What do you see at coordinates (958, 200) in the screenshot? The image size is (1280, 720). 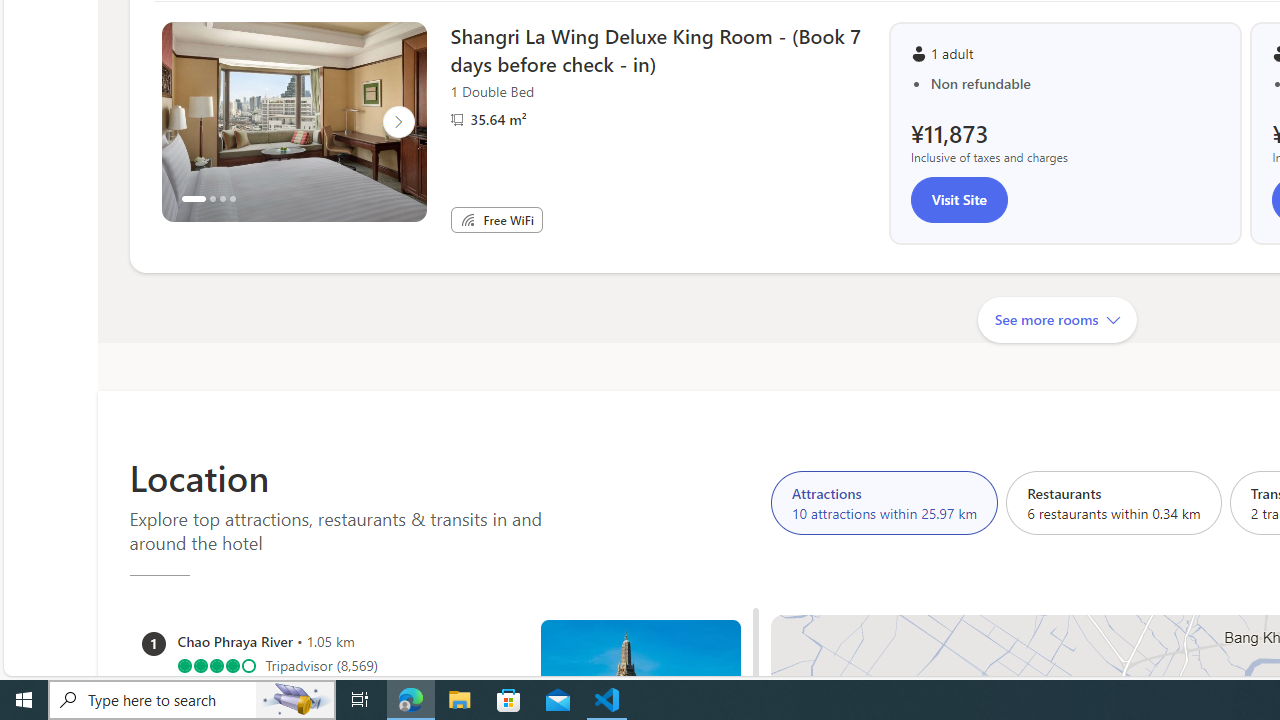 I see `'Visit Site'` at bounding box center [958, 200].